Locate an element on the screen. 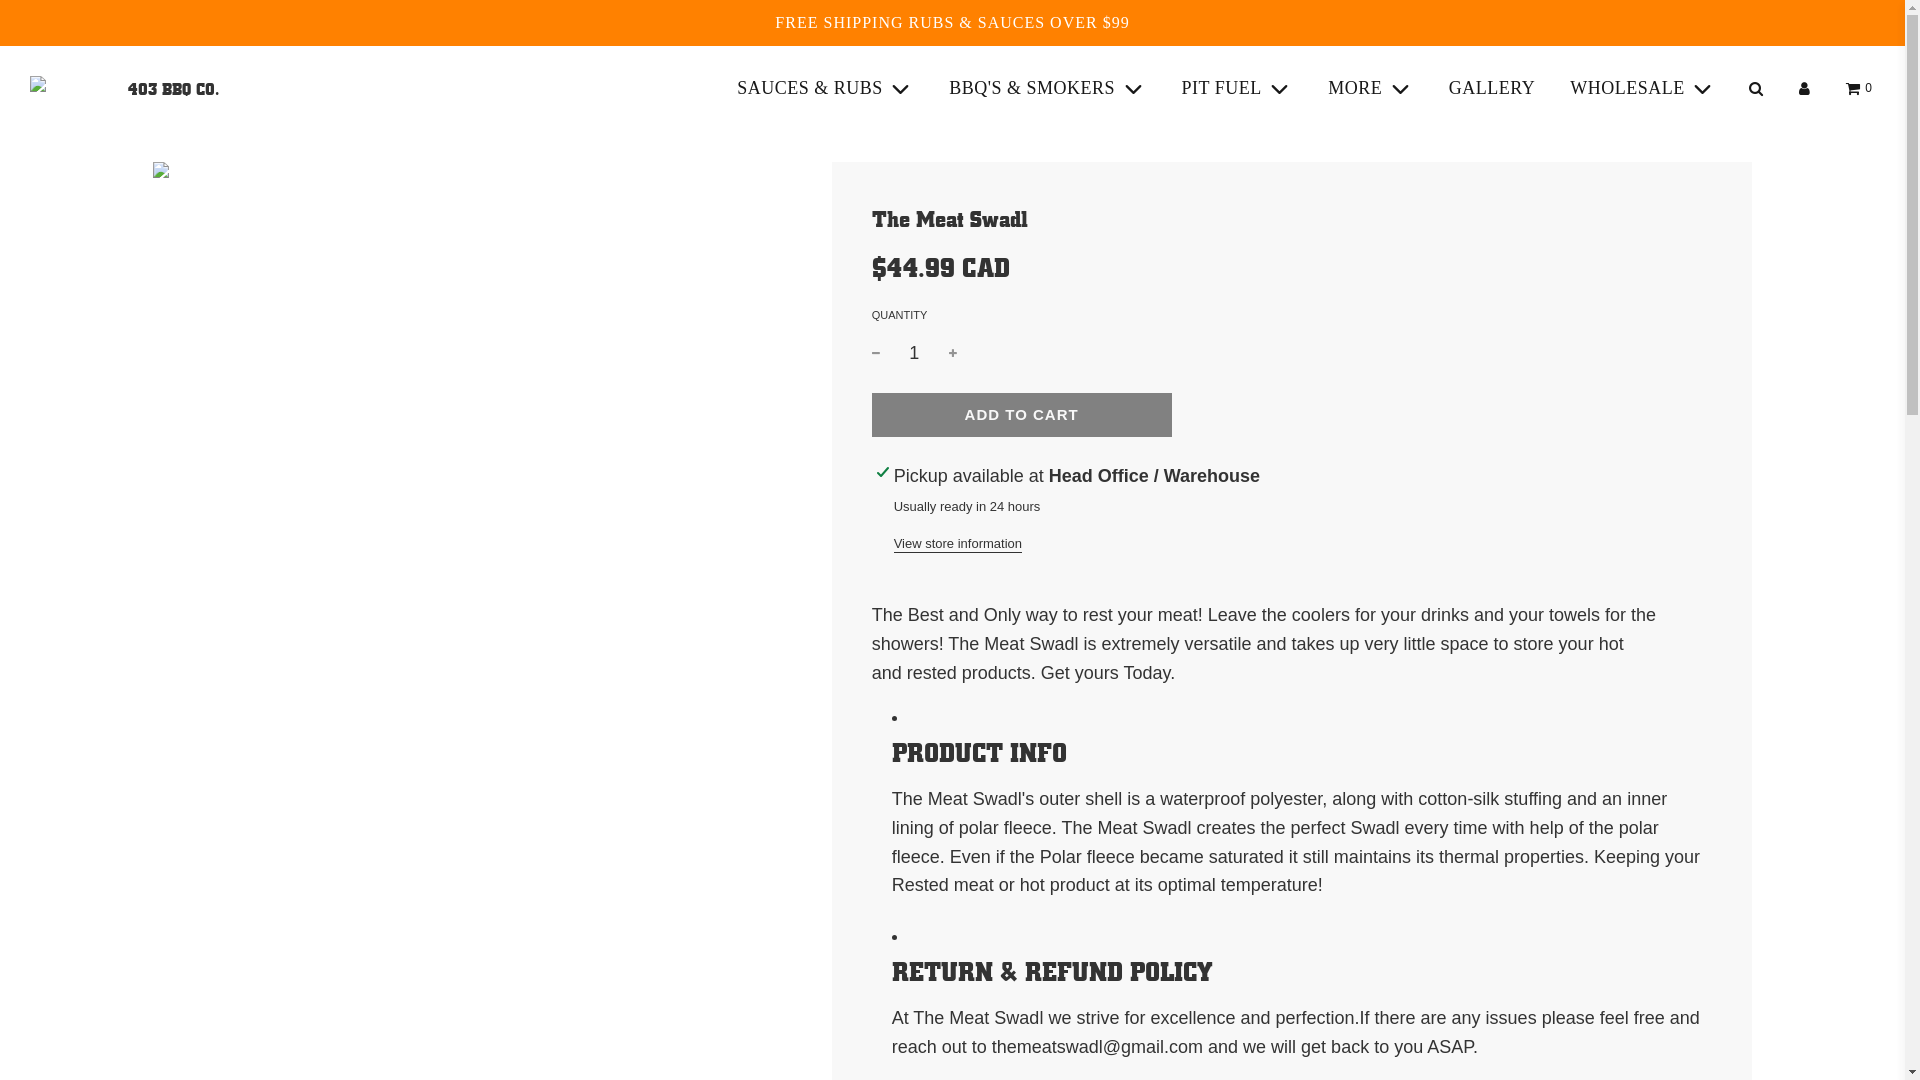 This screenshot has width=1920, height=1080. 'Log in' is located at coordinates (1804, 87).